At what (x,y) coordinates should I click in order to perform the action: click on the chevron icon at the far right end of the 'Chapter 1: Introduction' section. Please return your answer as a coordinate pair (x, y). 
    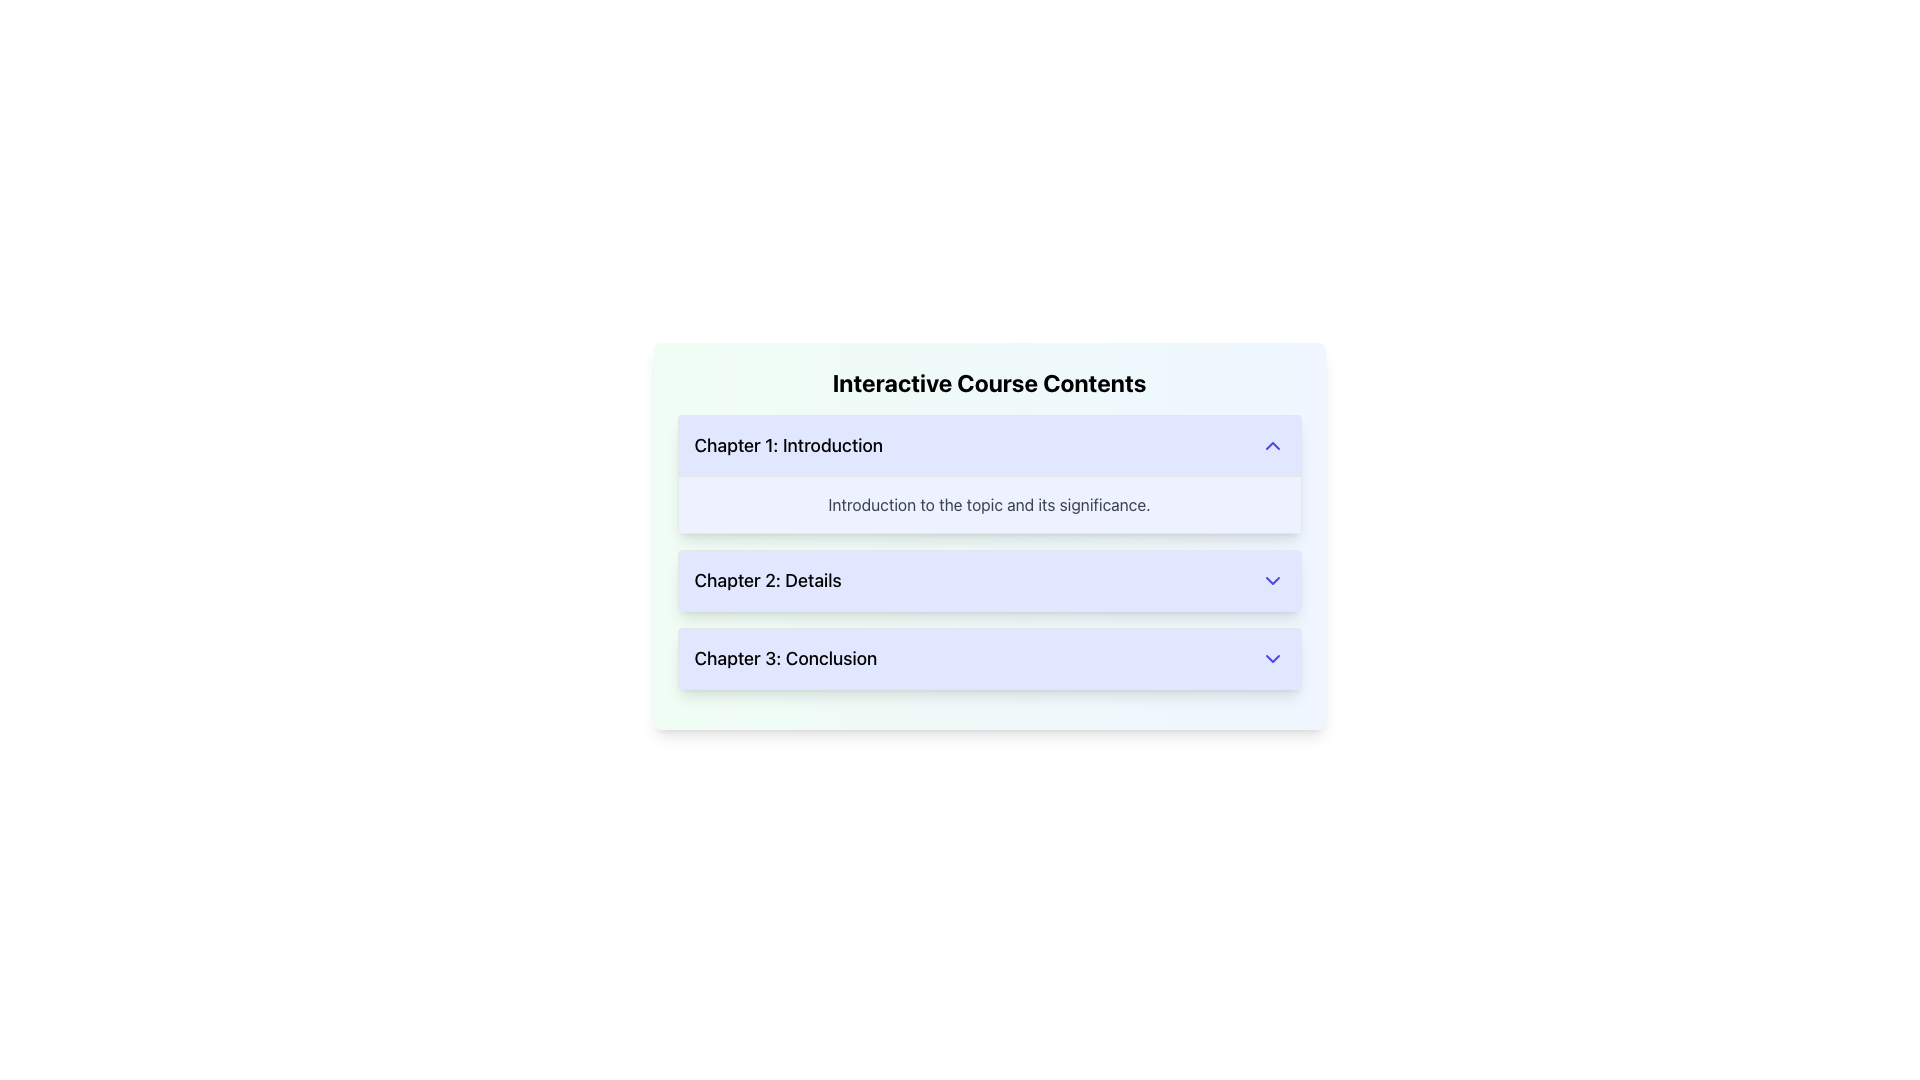
    Looking at the image, I should click on (1271, 445).